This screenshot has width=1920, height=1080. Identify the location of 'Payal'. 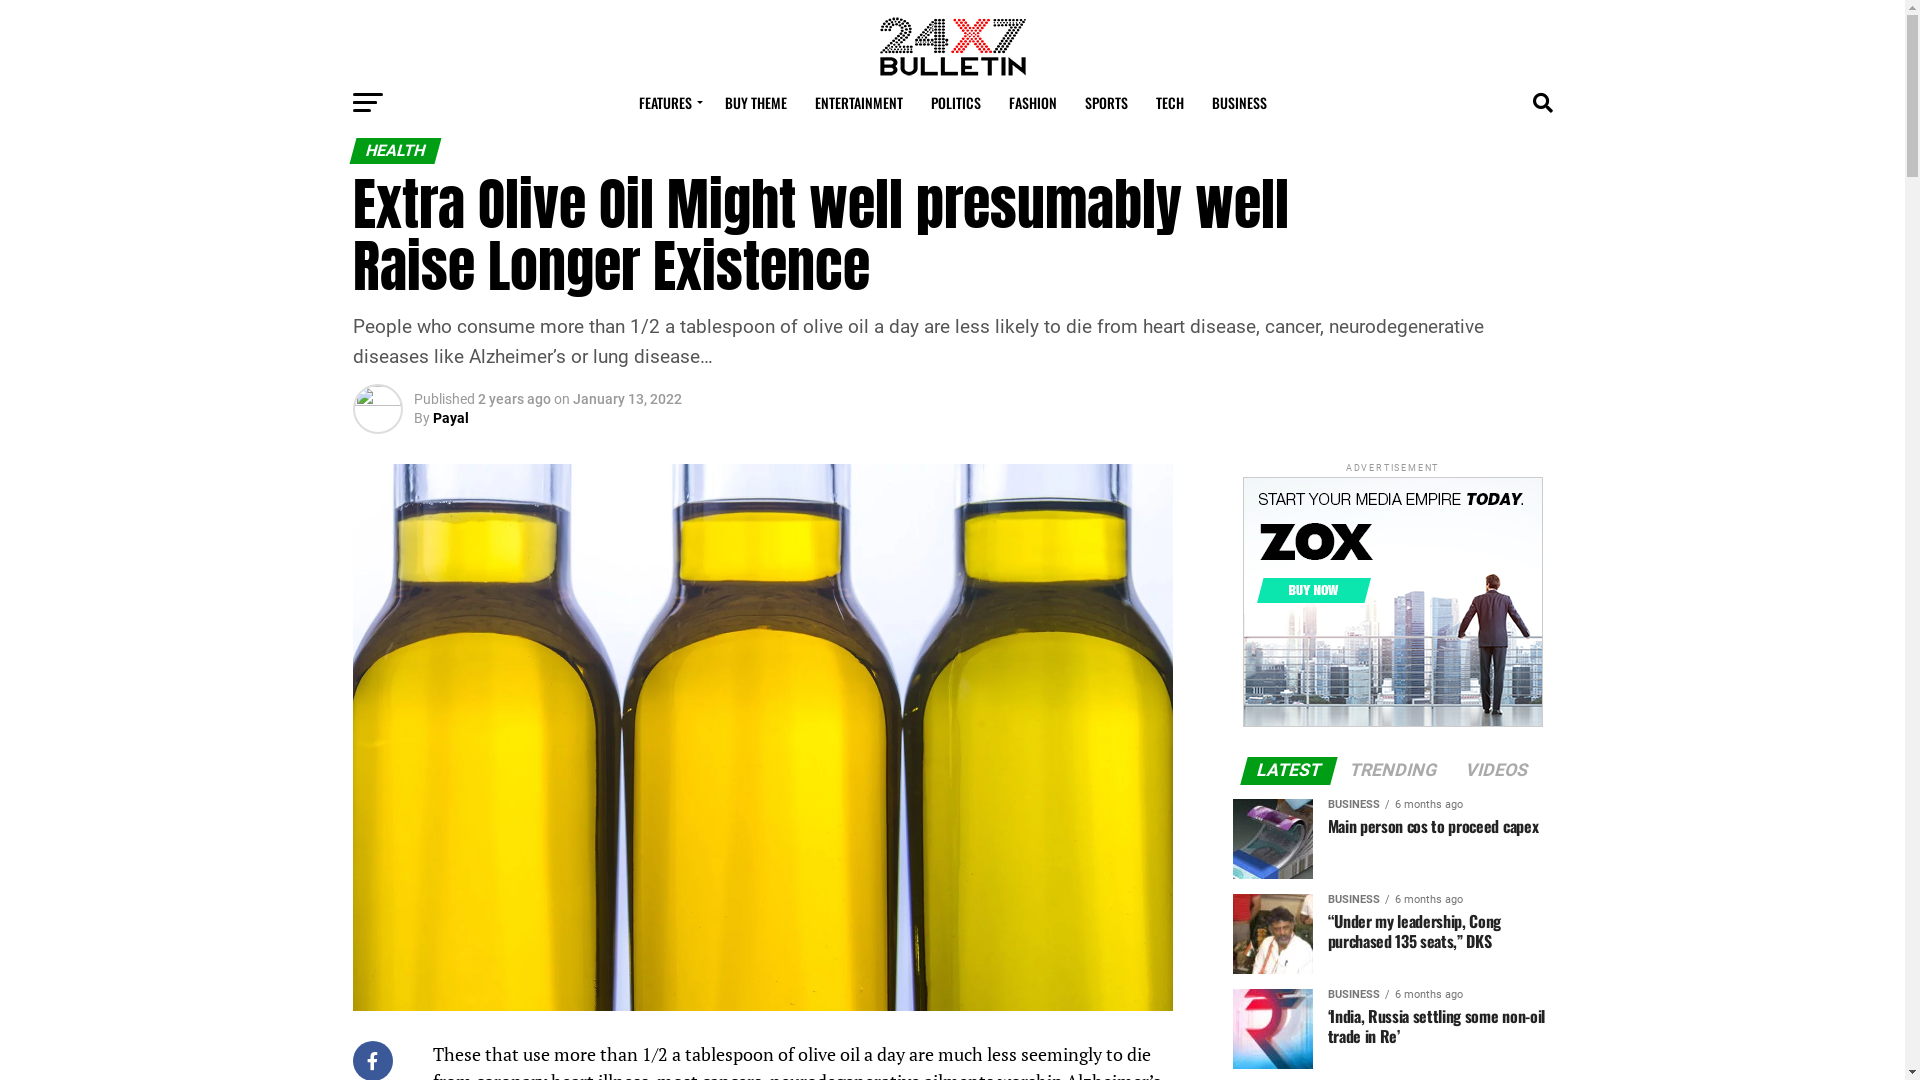
(431, 416).